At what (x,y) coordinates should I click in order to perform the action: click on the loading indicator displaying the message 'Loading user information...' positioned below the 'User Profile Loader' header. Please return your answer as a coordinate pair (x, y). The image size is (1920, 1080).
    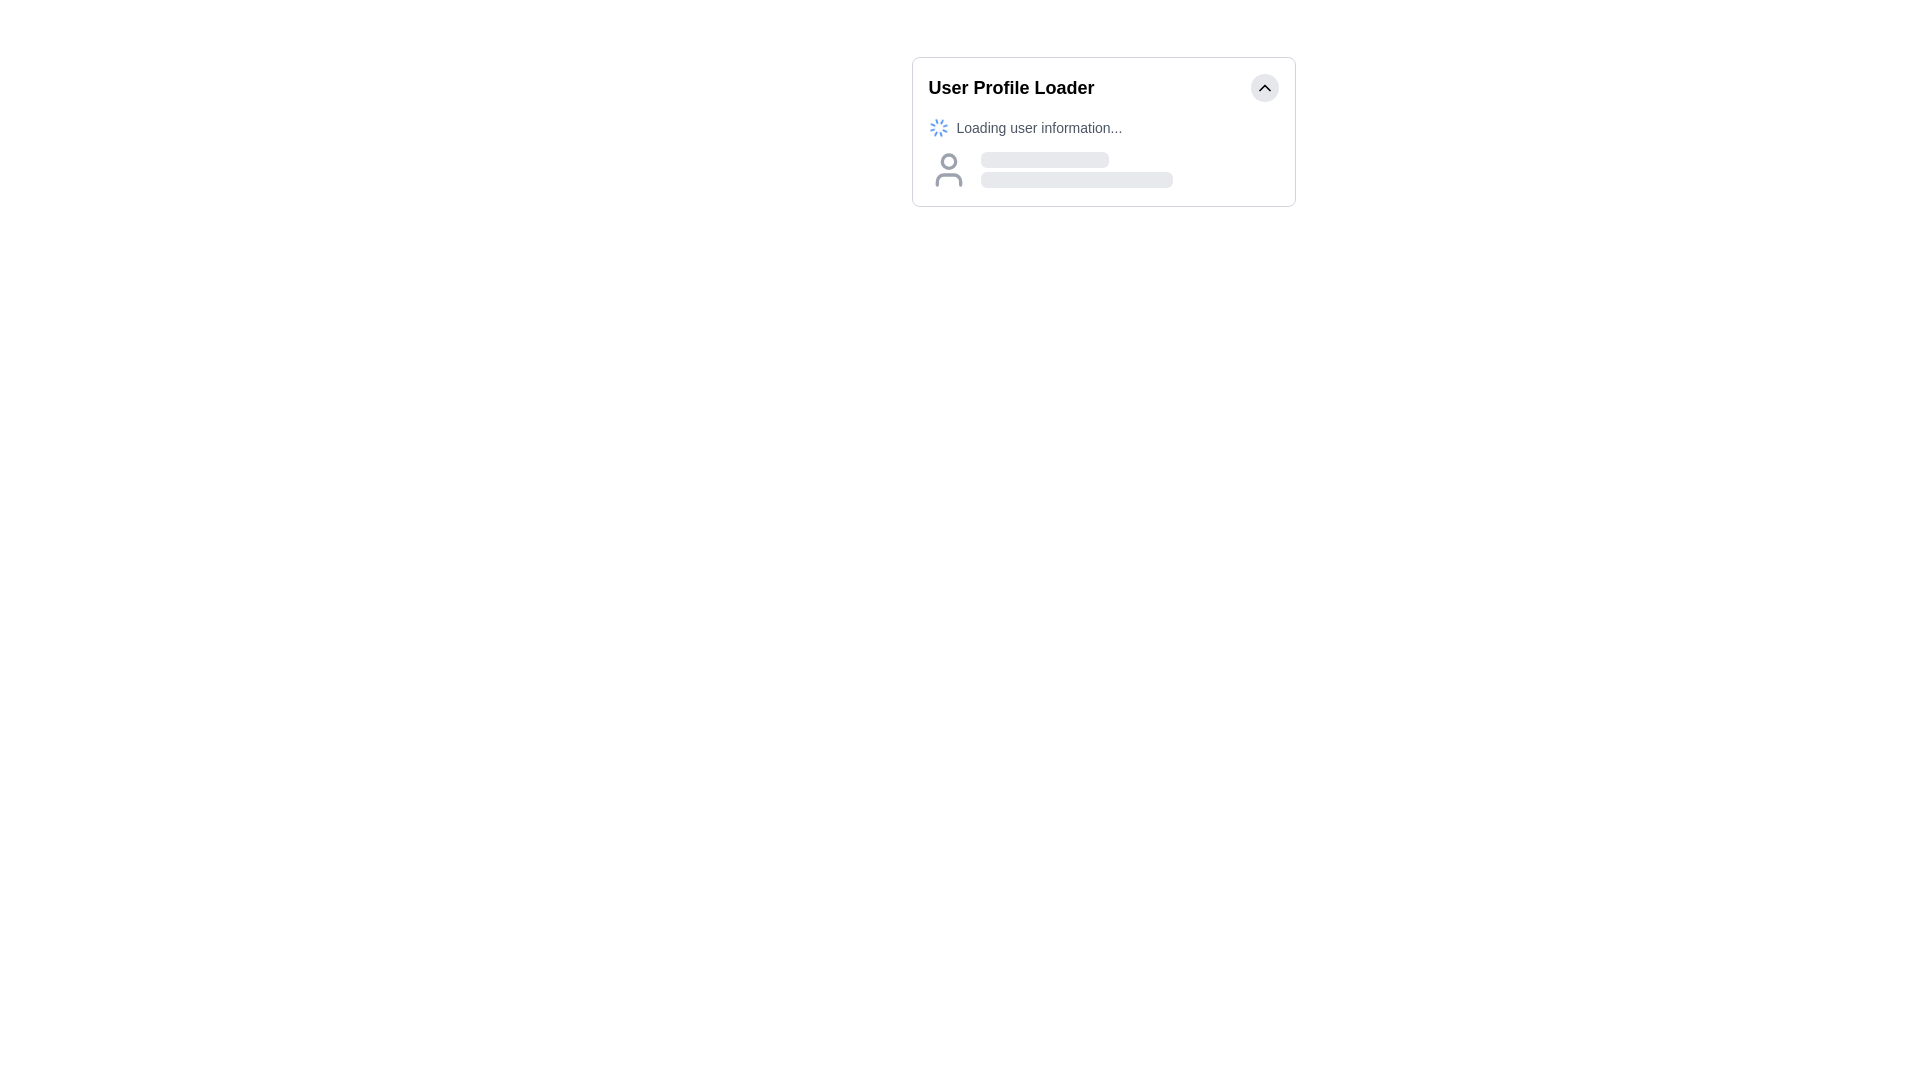
    Looking at the image, I should click on (1102, 153).